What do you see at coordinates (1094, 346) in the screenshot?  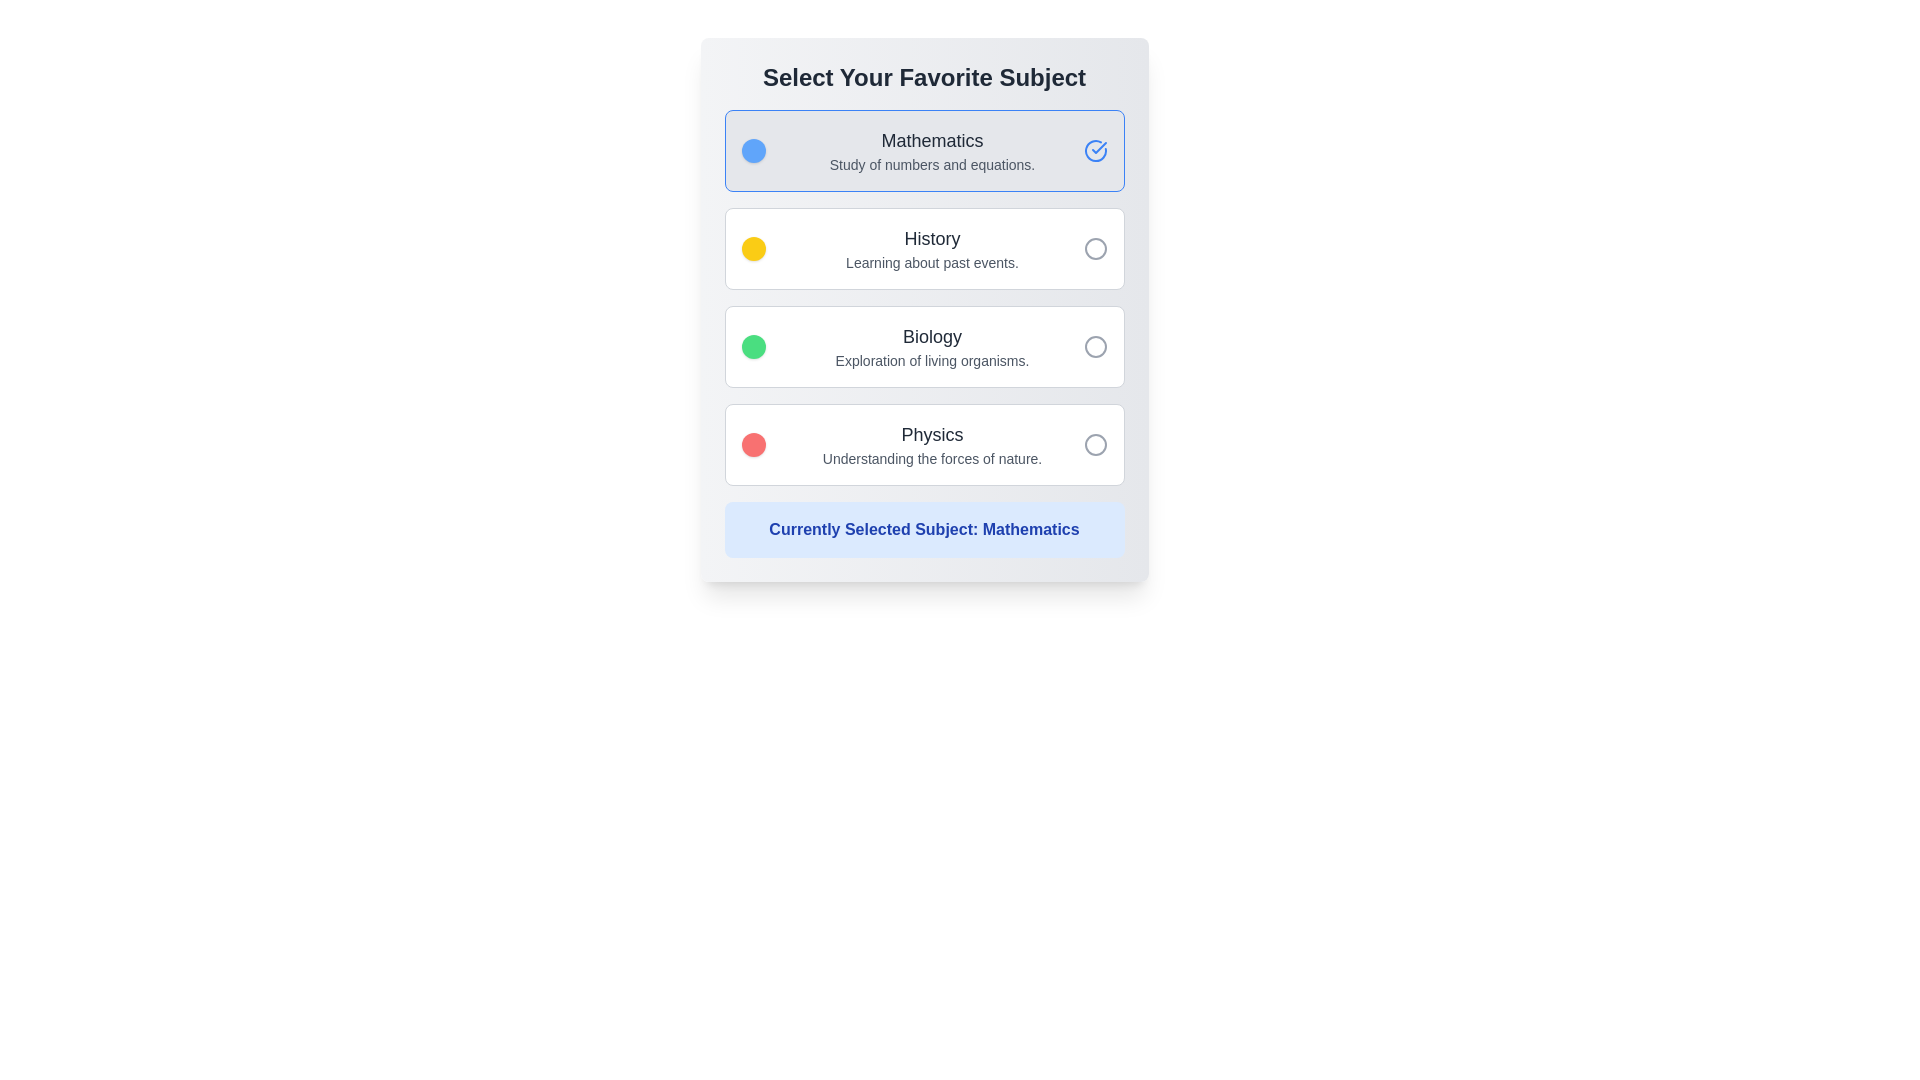 I see `the circular icon button located on the right side of the 'Biology' list item` at bounding box center [1094, 346].